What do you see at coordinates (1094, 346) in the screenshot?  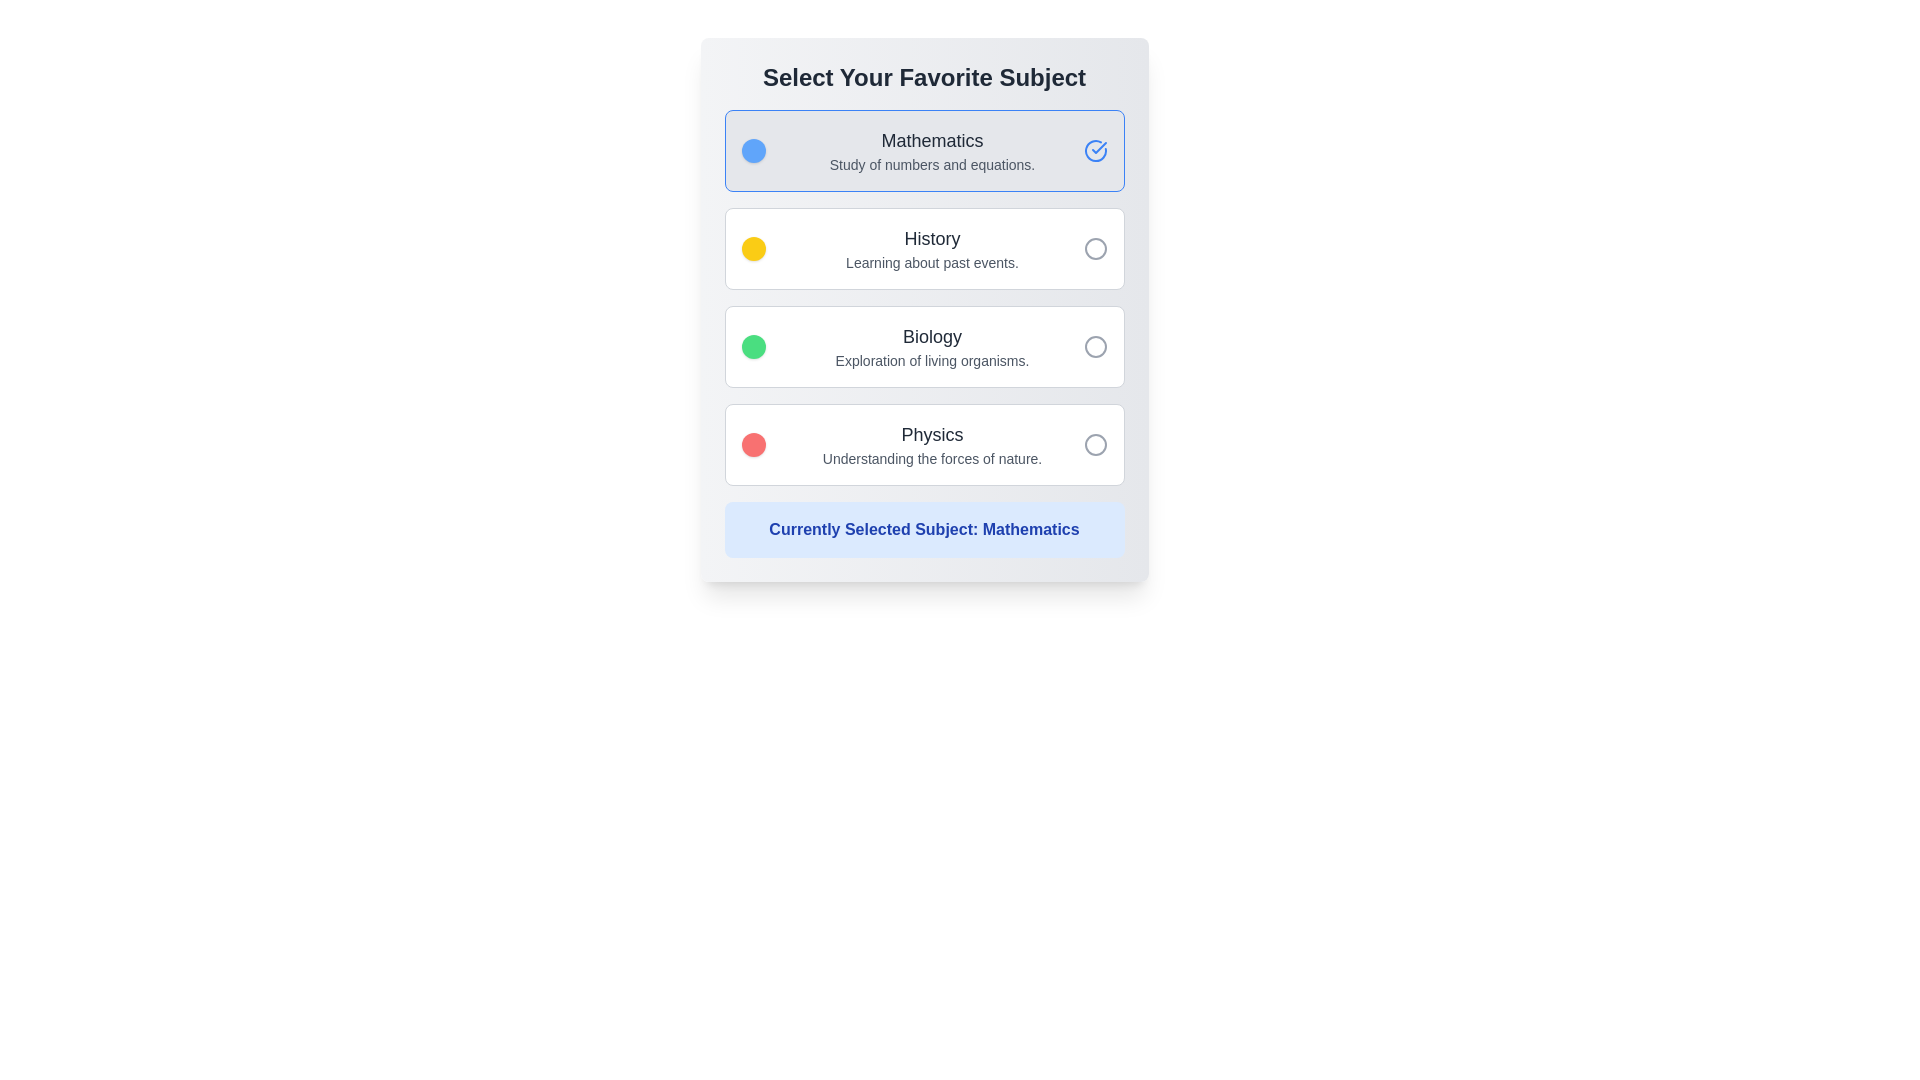 I see `the circular icon button located on the right side of the 'Biology' list item` at bounding box center [1094, 346].